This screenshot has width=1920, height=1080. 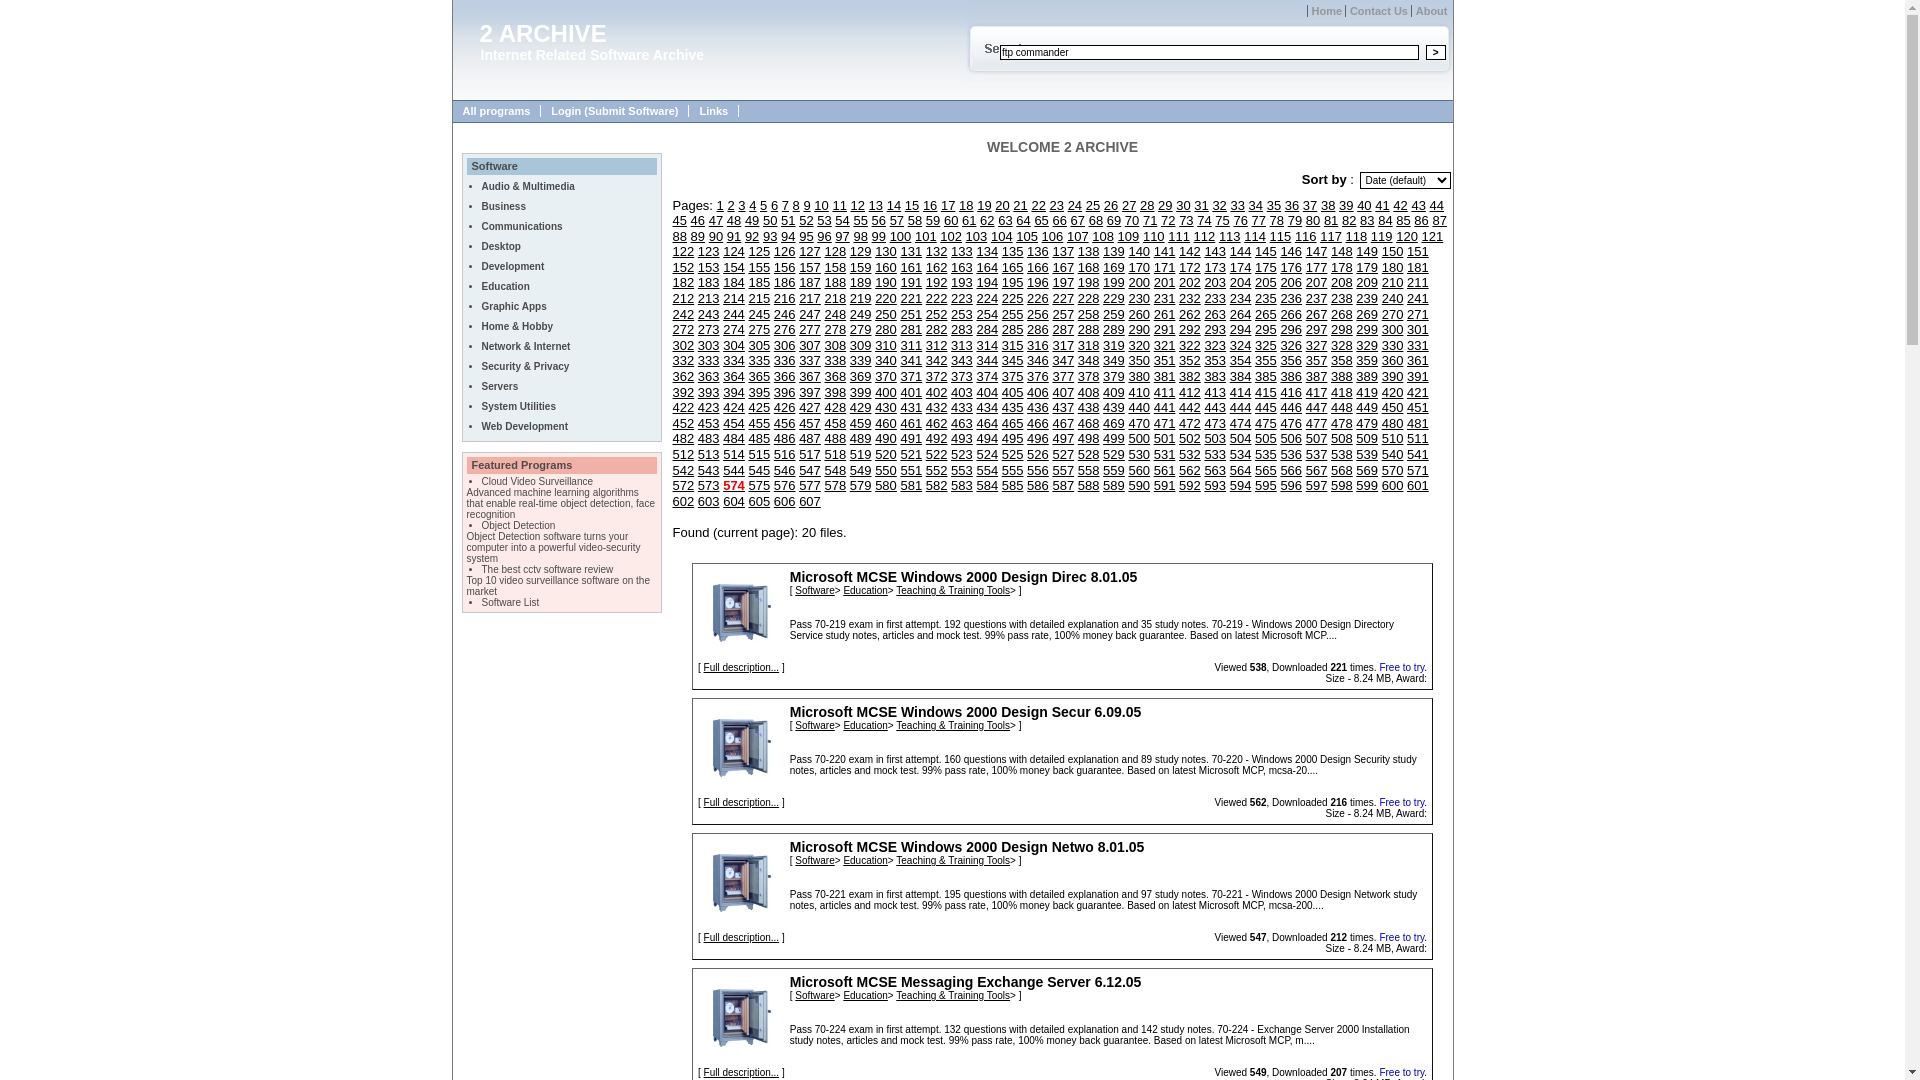 What do you see at coordinates (1265, 314) in the screenshot?
I see `'265'` at bounding box center [1265, 314].